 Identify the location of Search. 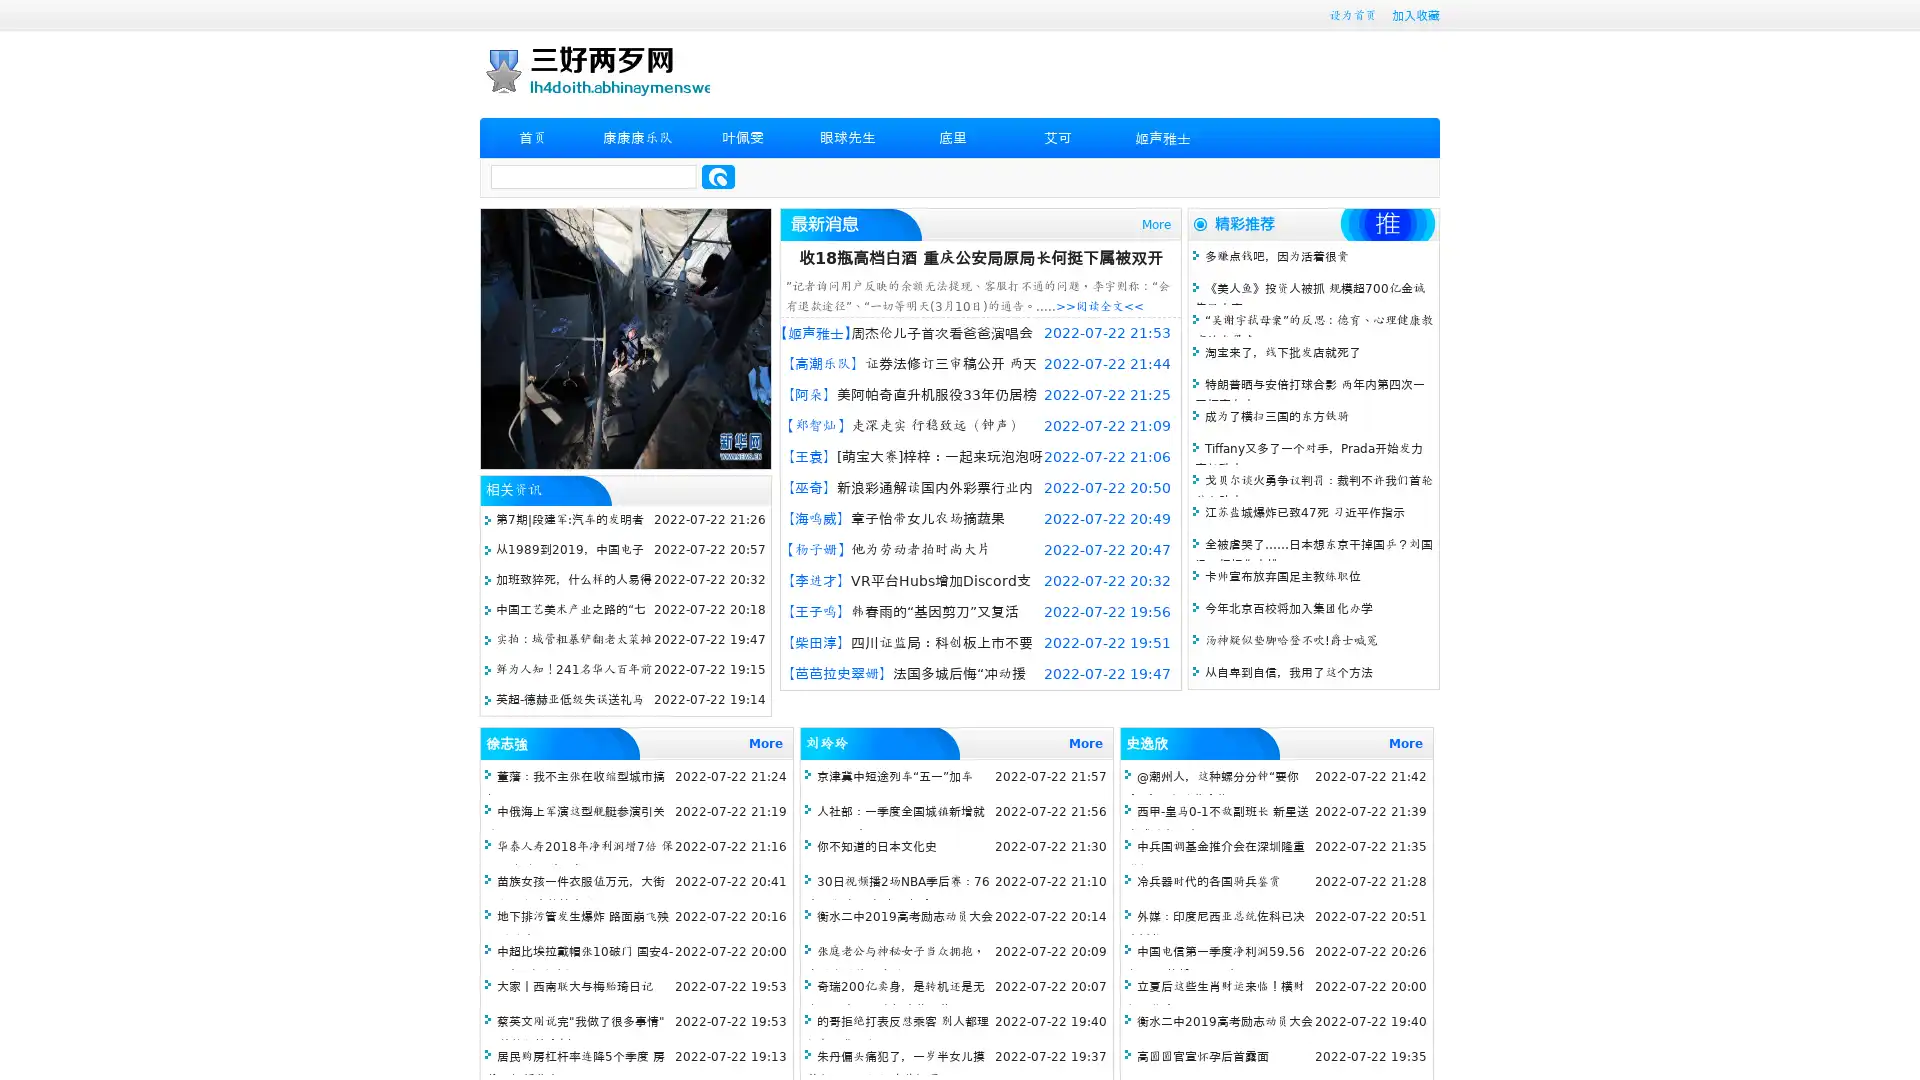
(718, 176).